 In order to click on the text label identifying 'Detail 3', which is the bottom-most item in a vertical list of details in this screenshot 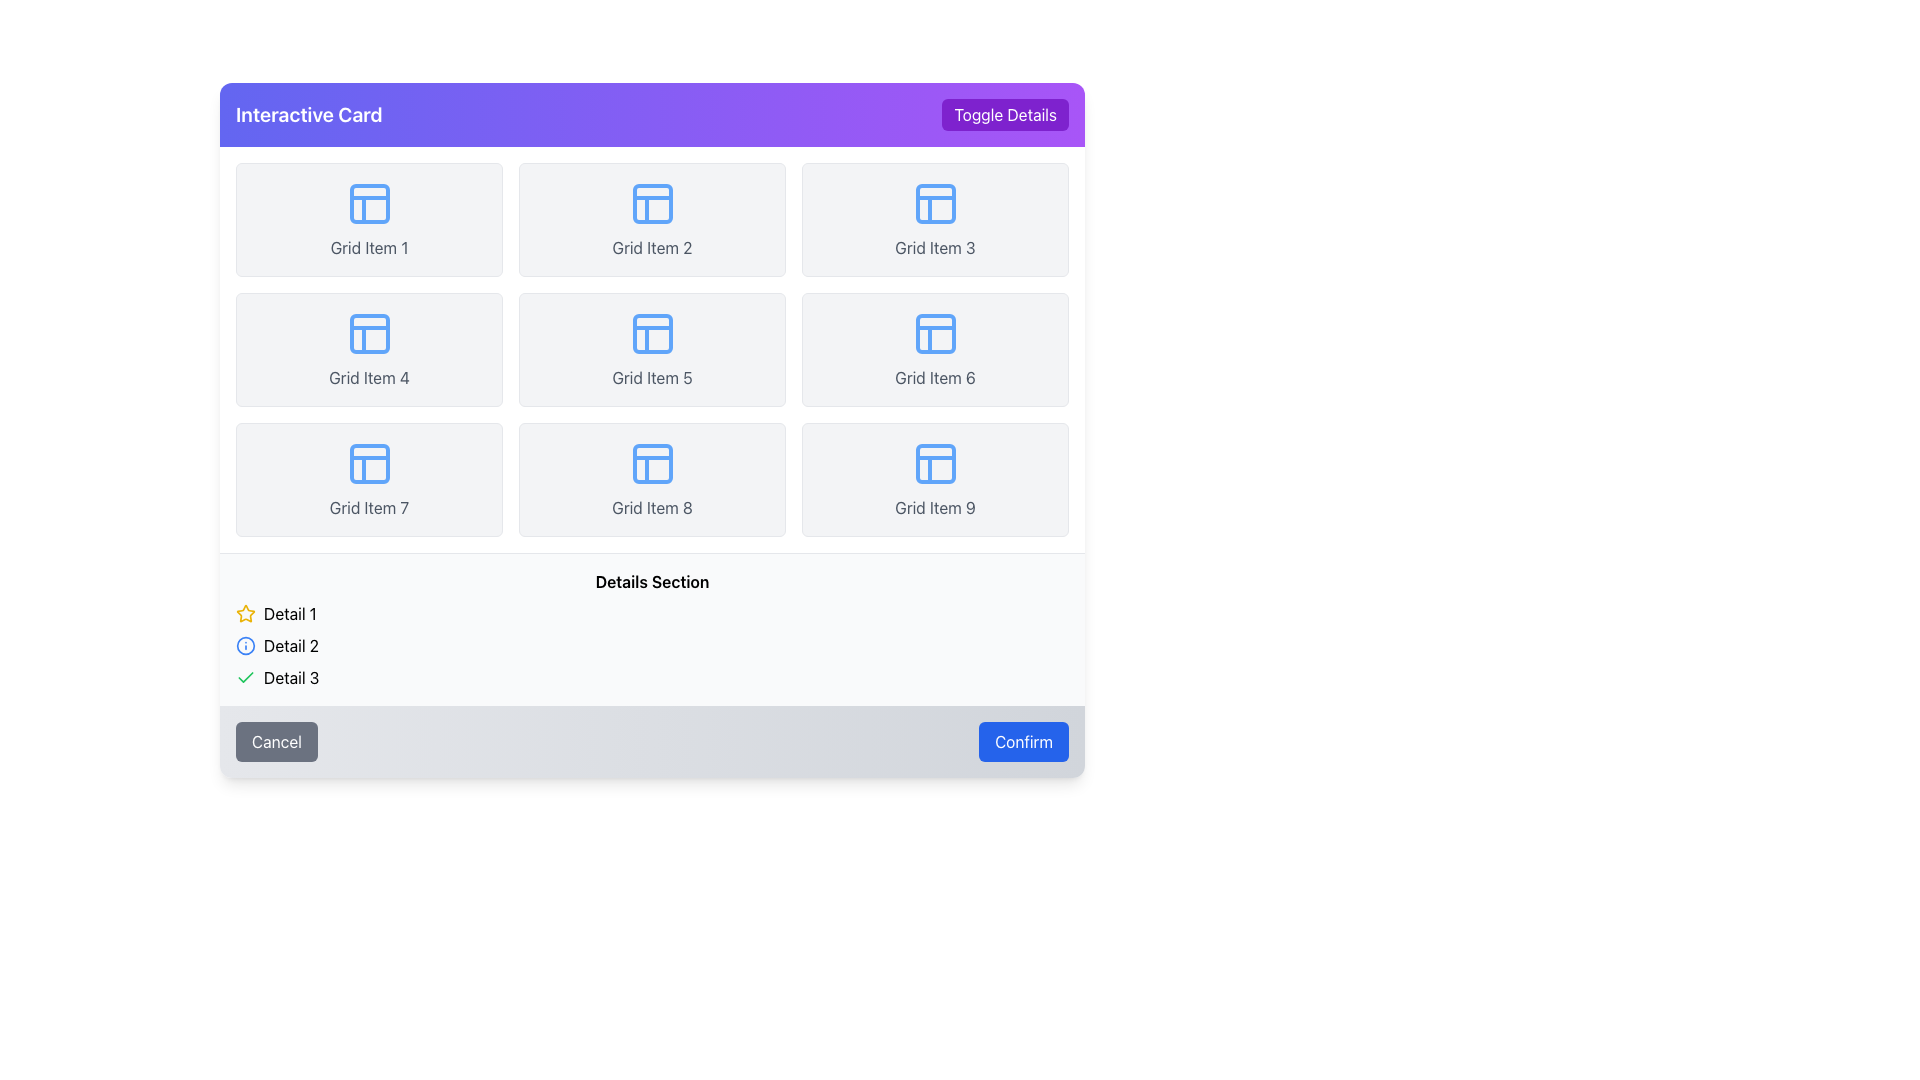, I will do `click(290, 677)`.